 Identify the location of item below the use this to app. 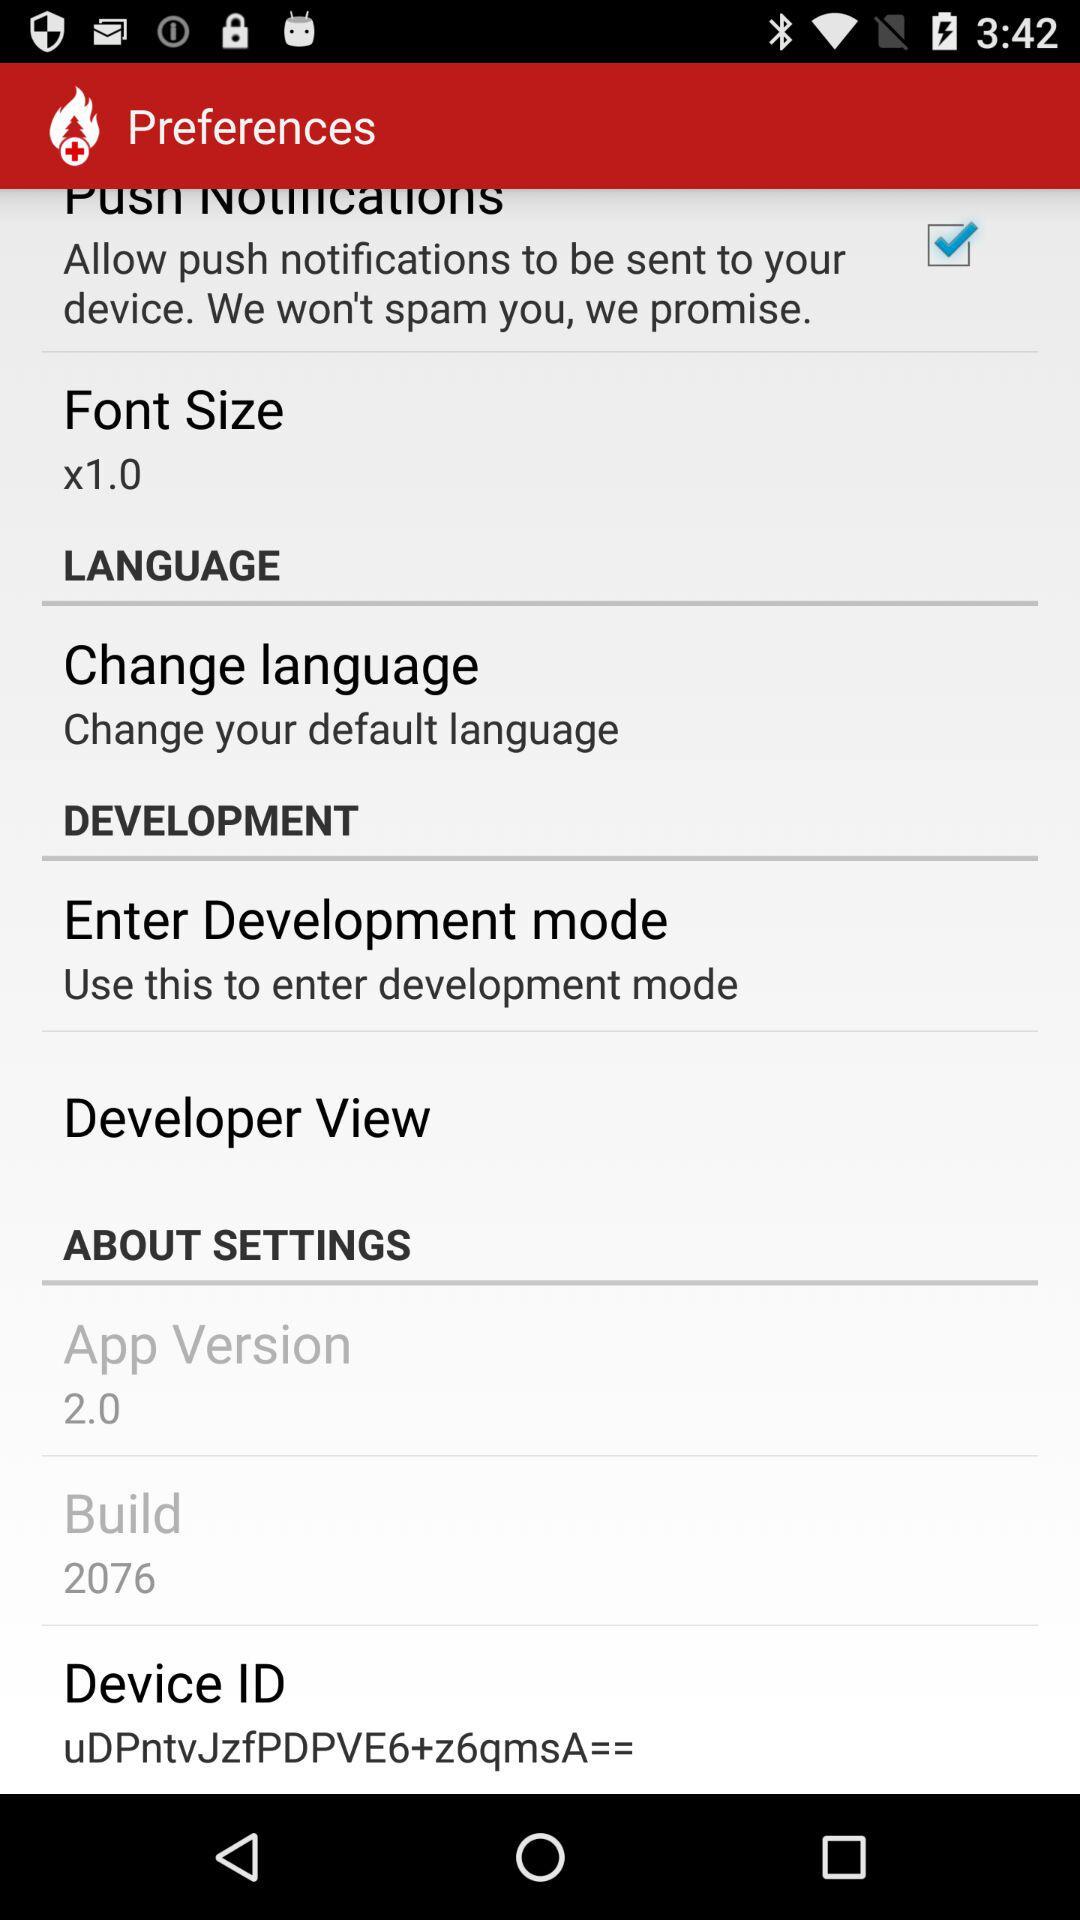
(246, 1114).